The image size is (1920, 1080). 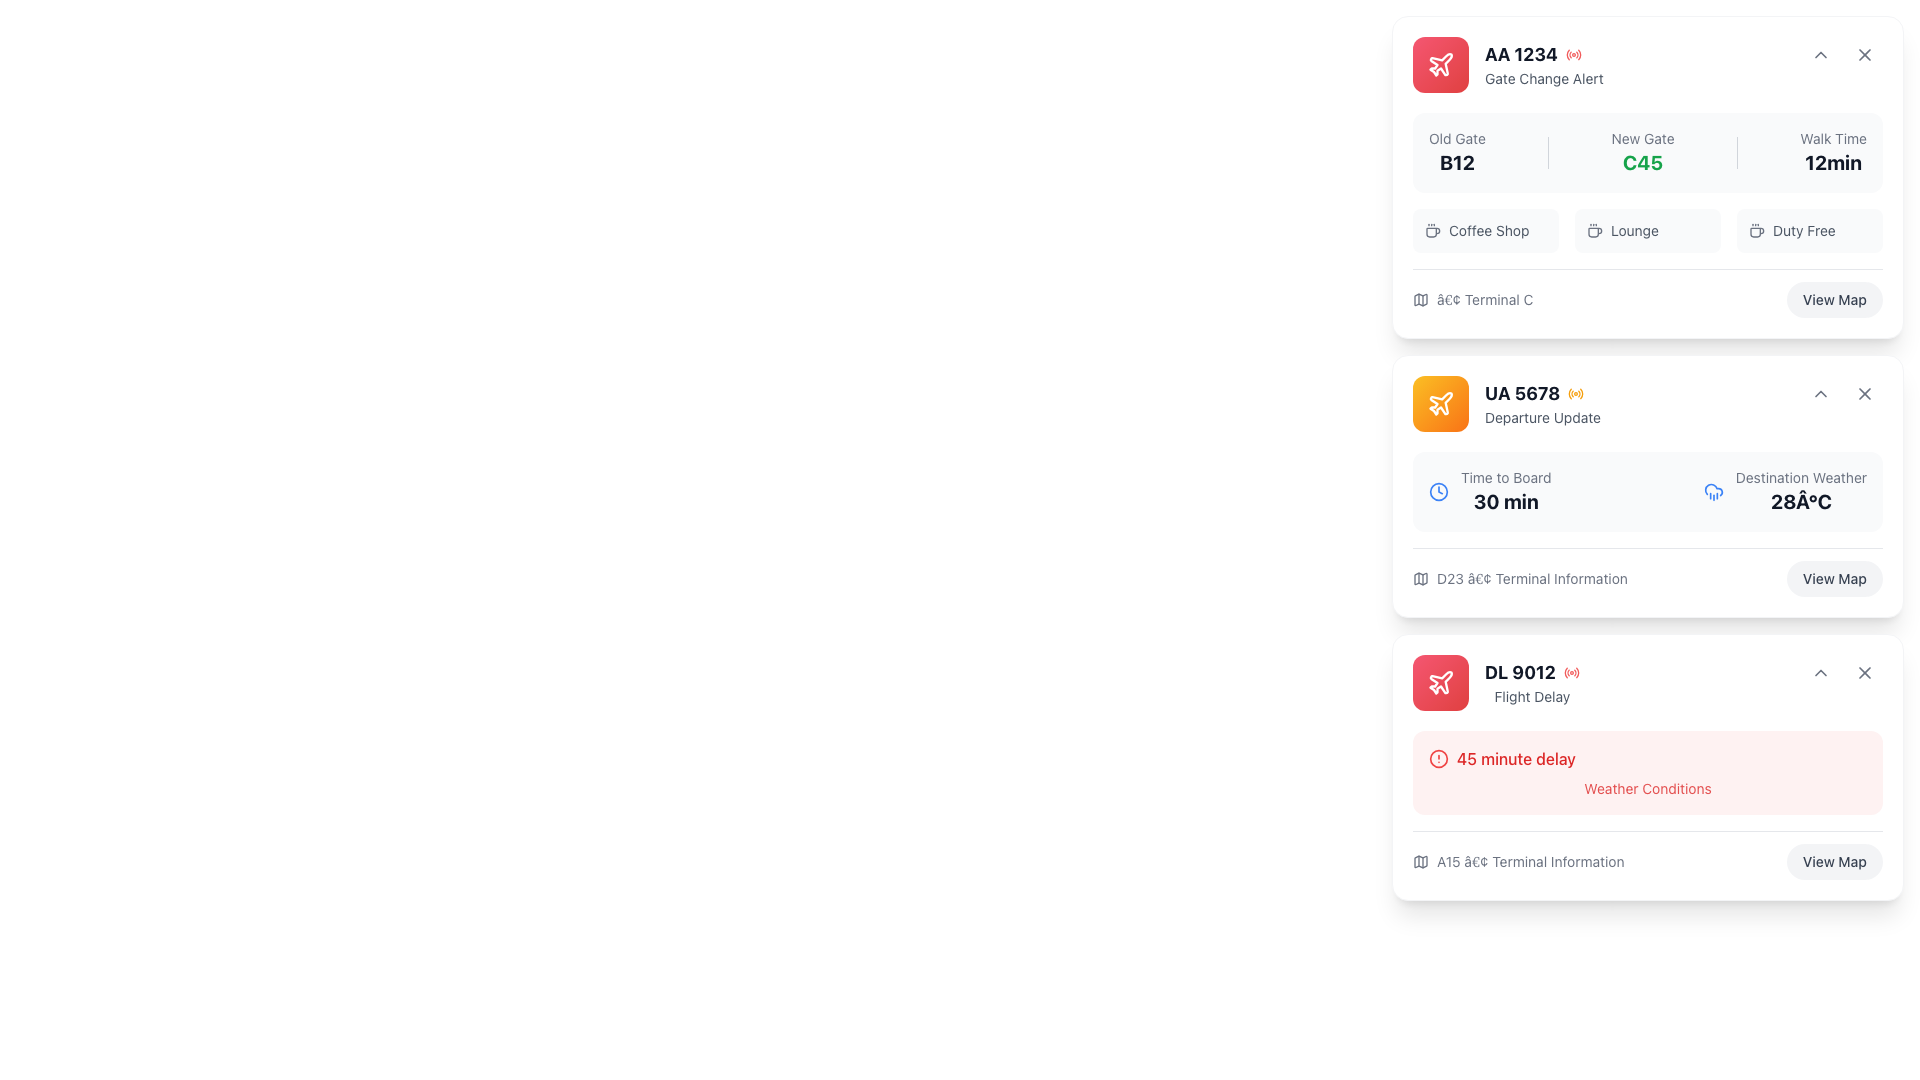 I want to click on text displayed in the flight departure update block, which includes the flight number and update description, located centrally within the second card from the top in the right column of the interface, so click(x=1541, y=404).